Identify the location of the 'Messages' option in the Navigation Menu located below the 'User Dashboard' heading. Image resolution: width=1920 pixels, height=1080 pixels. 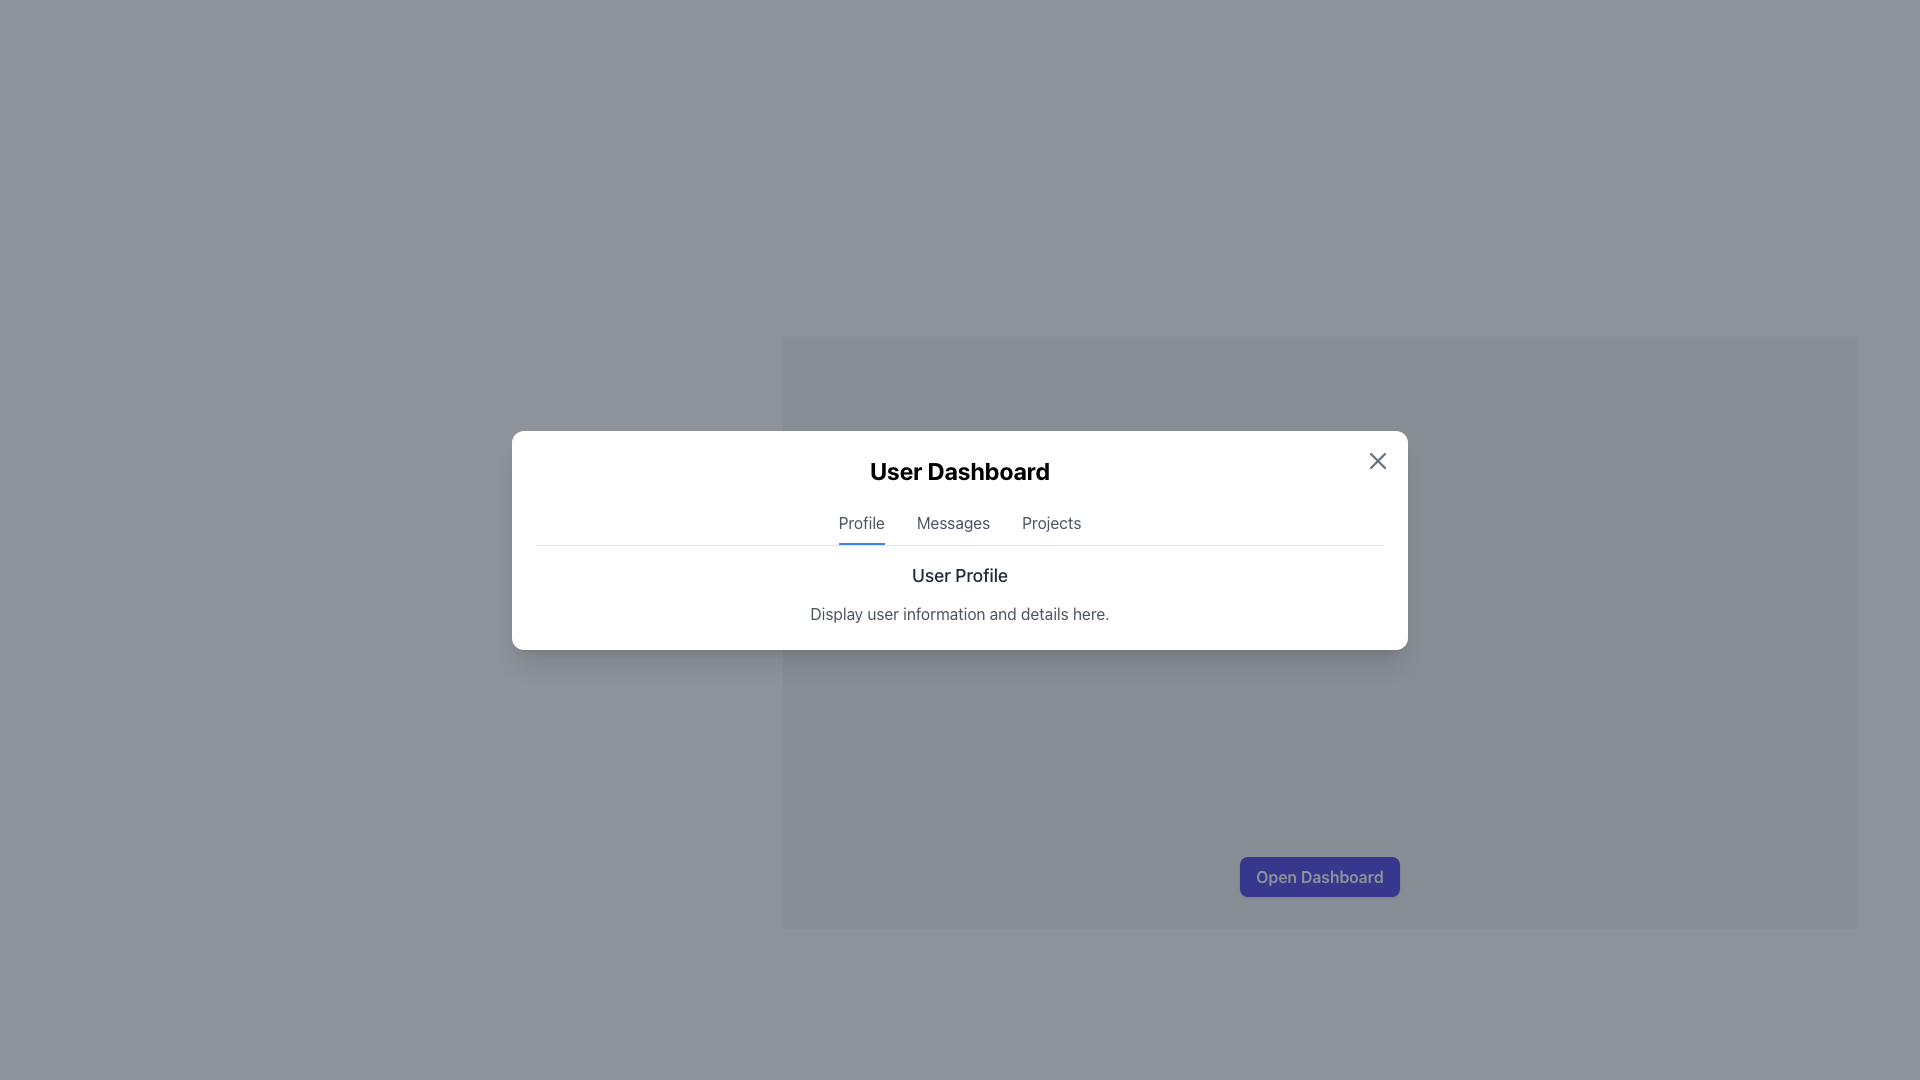
(960, 526).